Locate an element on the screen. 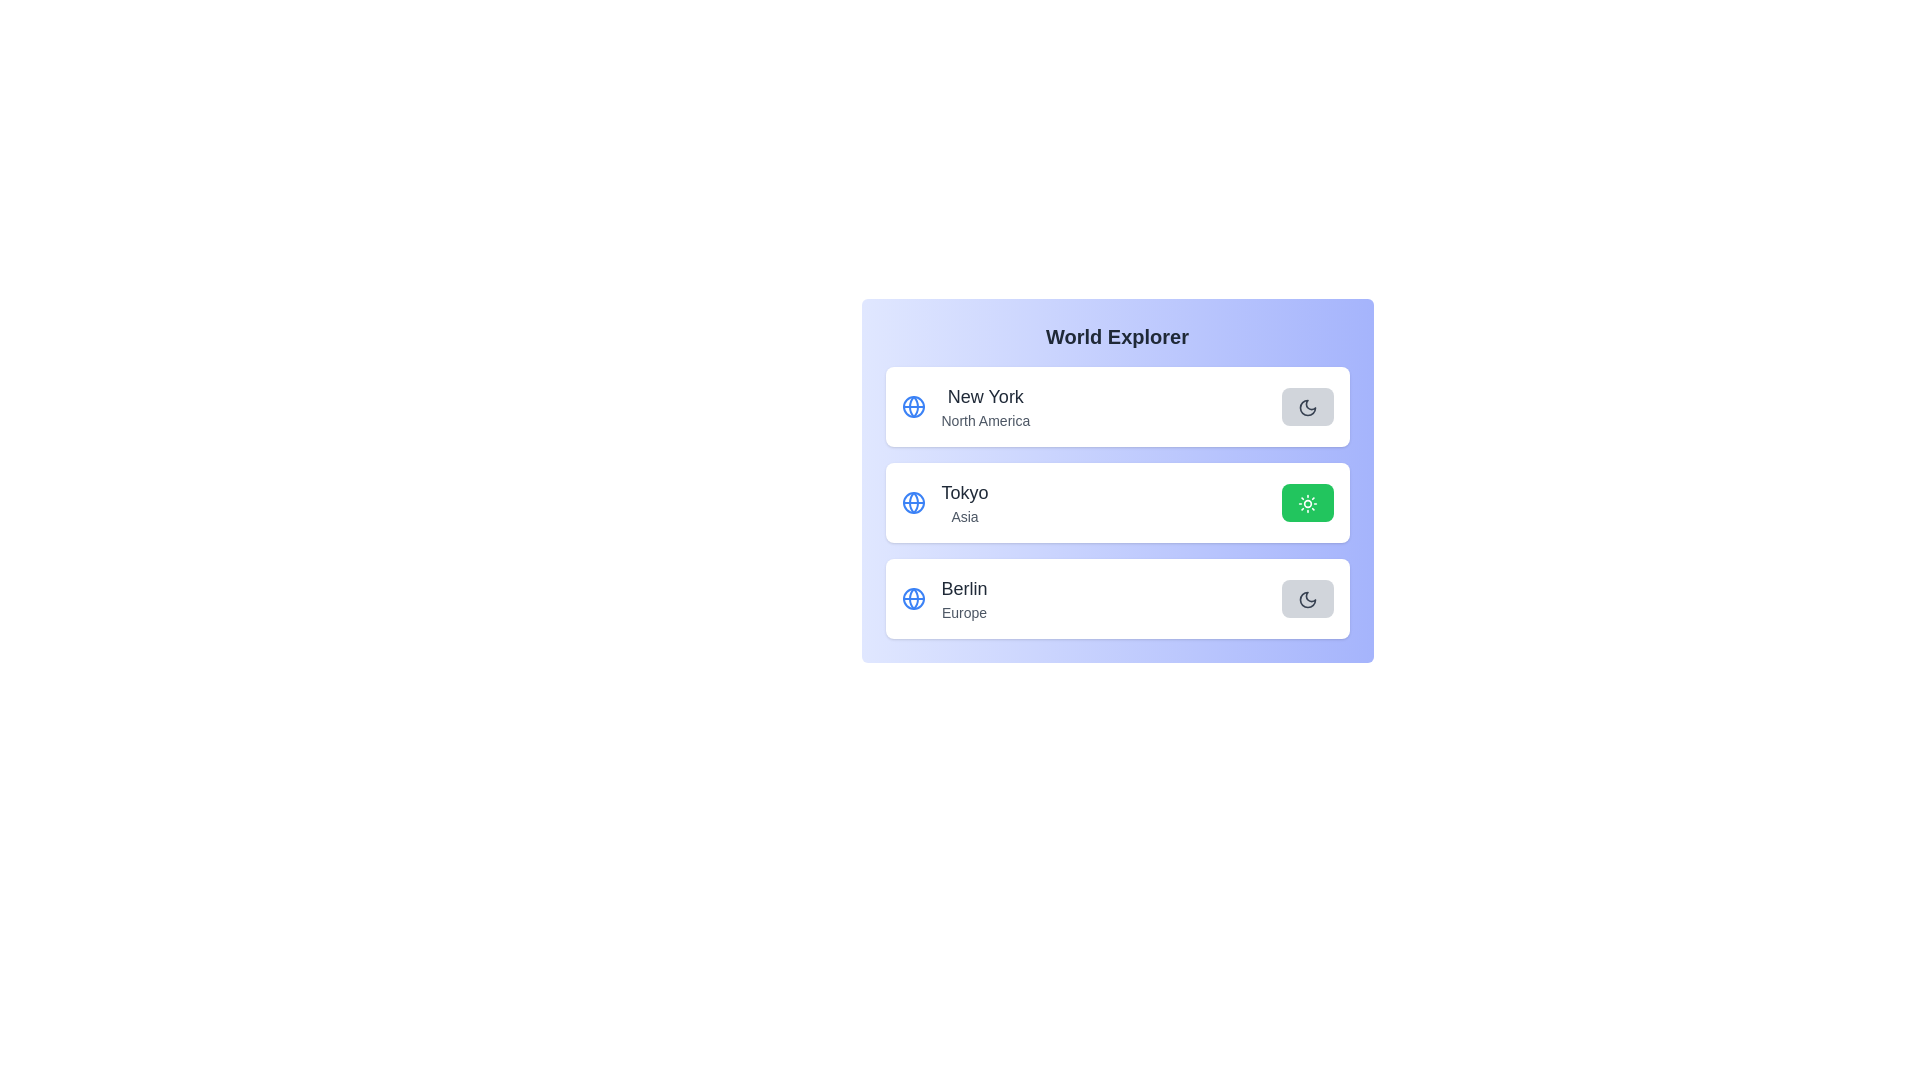 This screenshot has width=1920, height=1080. the list item corresponding to Berlin is located at coordinates (1116, 597).